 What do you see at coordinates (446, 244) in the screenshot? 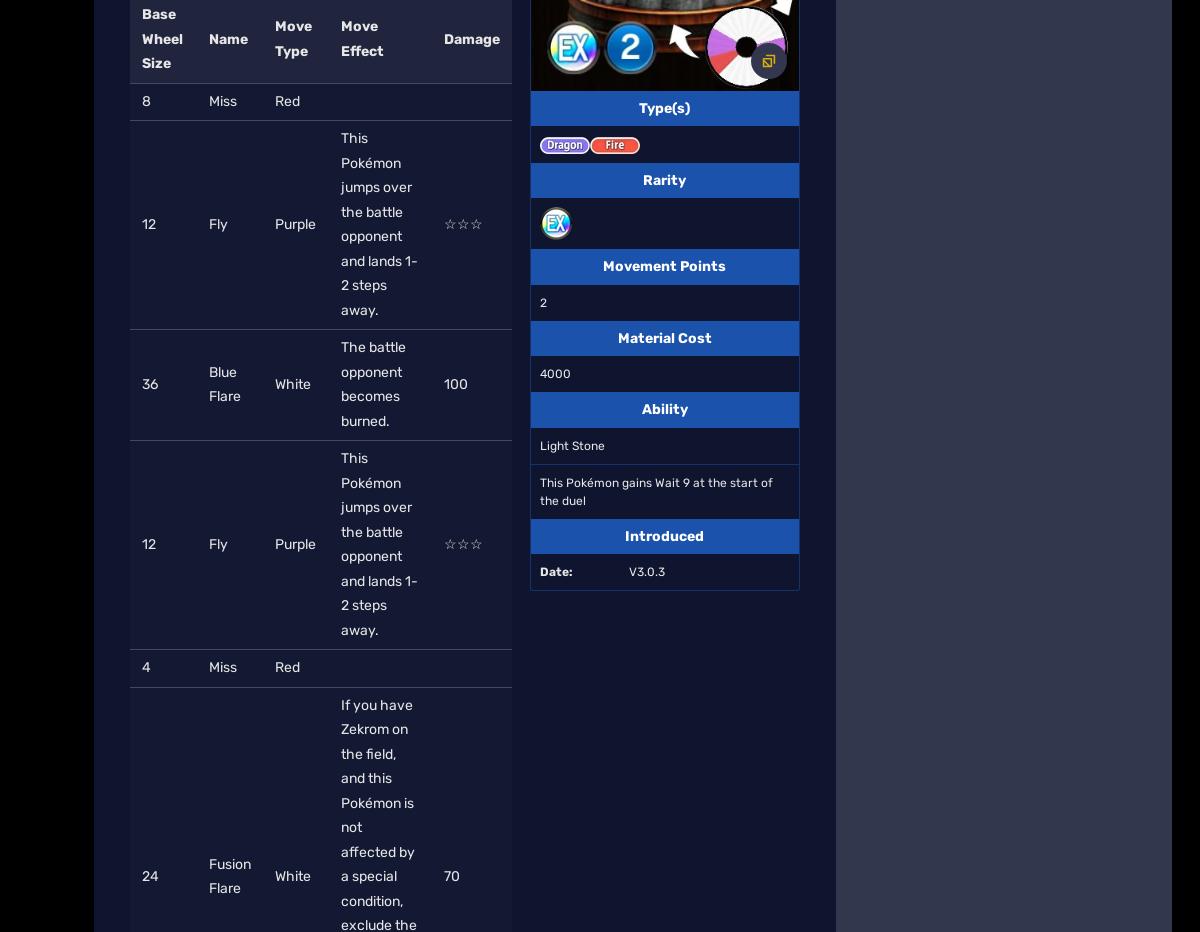
I see `'What is Fandom?'` at bounding box center [446, 244].